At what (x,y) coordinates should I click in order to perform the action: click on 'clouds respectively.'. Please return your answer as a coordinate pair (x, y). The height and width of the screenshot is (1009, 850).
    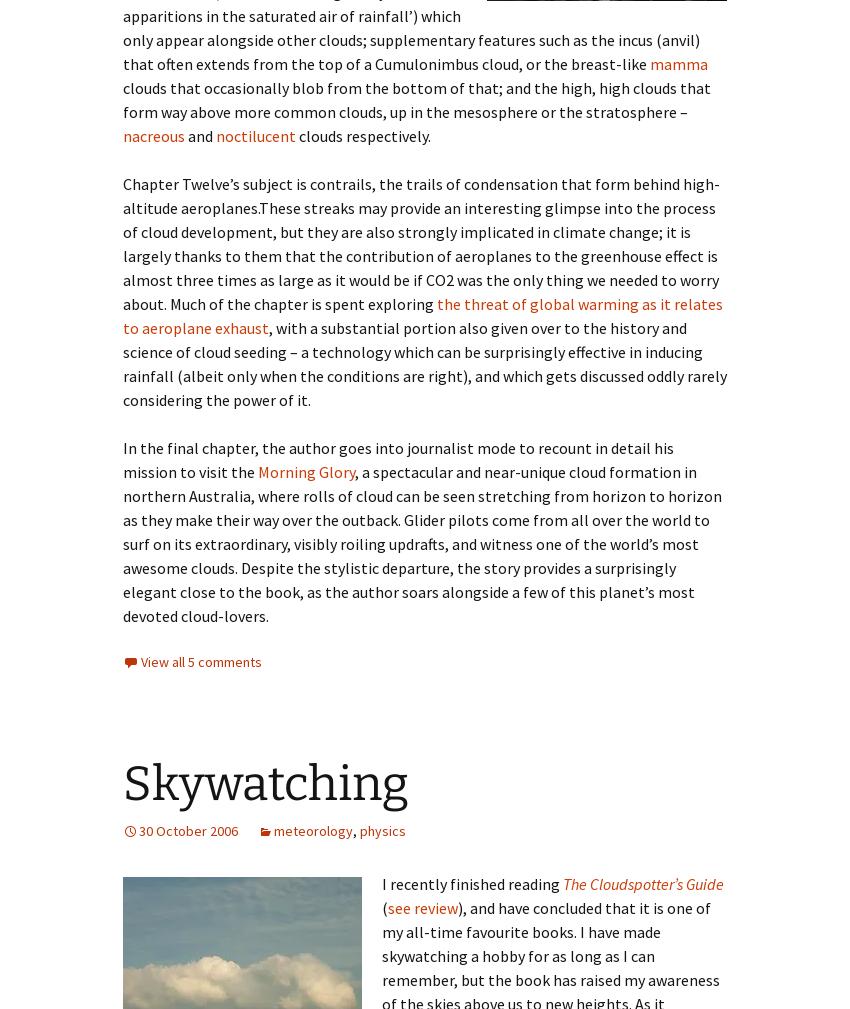
    Looking at the image, I should click on (294, 135).